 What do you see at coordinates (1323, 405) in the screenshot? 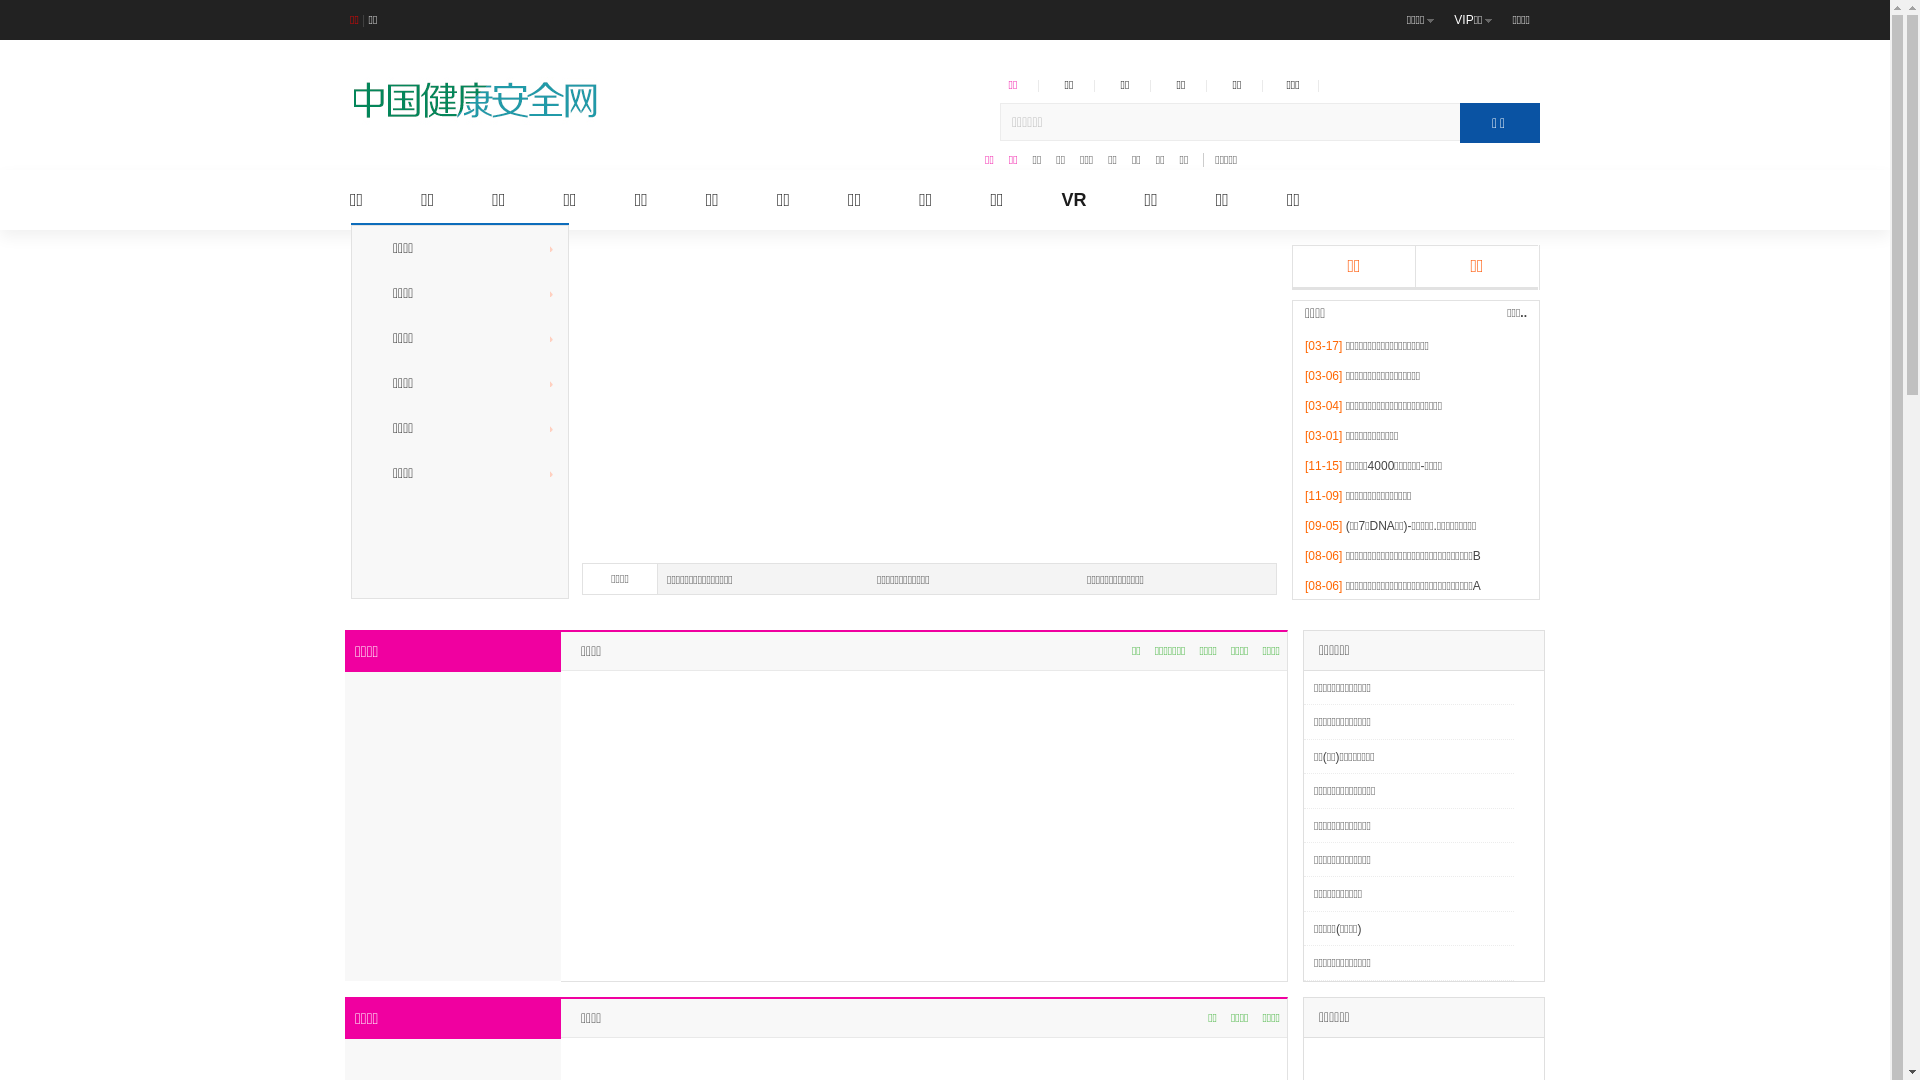
I see `'[03-04]'` at bounding box center [1323, 405].